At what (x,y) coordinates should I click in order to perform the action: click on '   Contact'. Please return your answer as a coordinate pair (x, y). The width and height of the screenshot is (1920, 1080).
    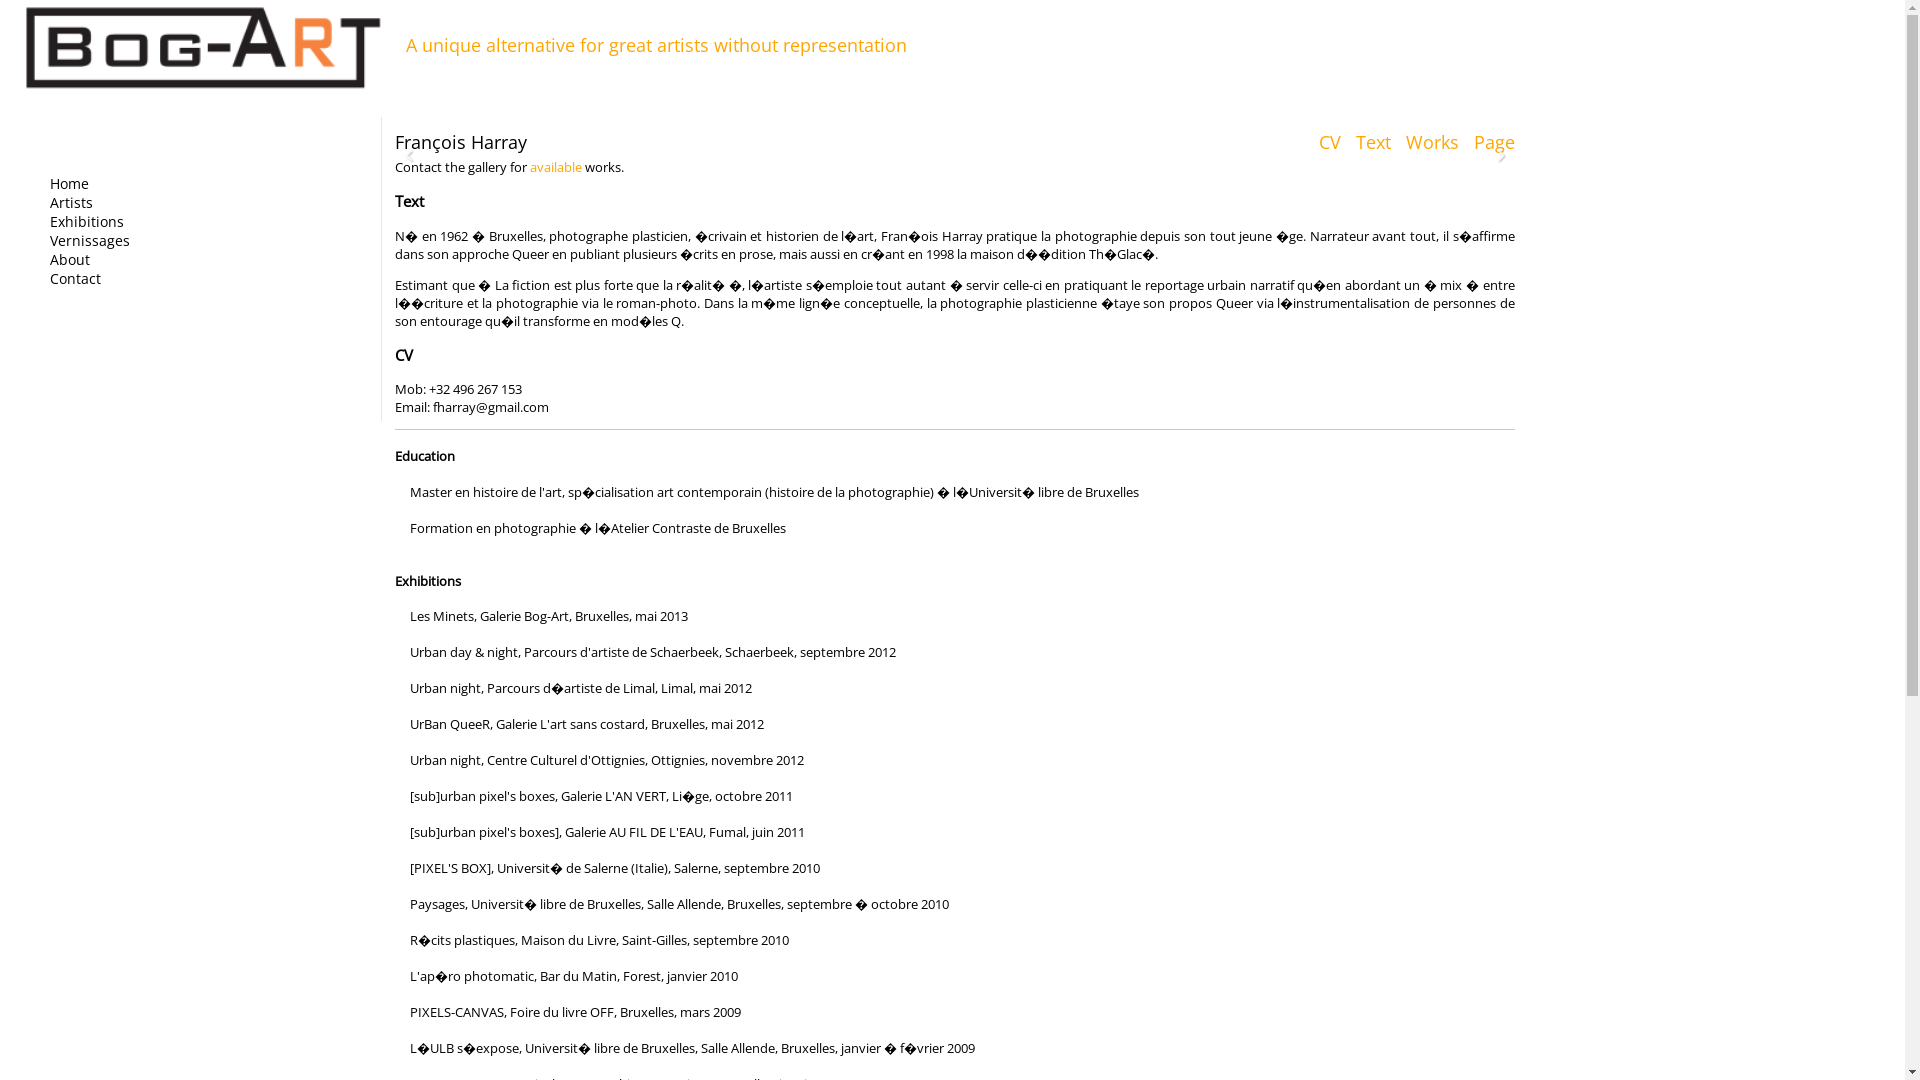
    Looking at the image, I should click on (69, 278).